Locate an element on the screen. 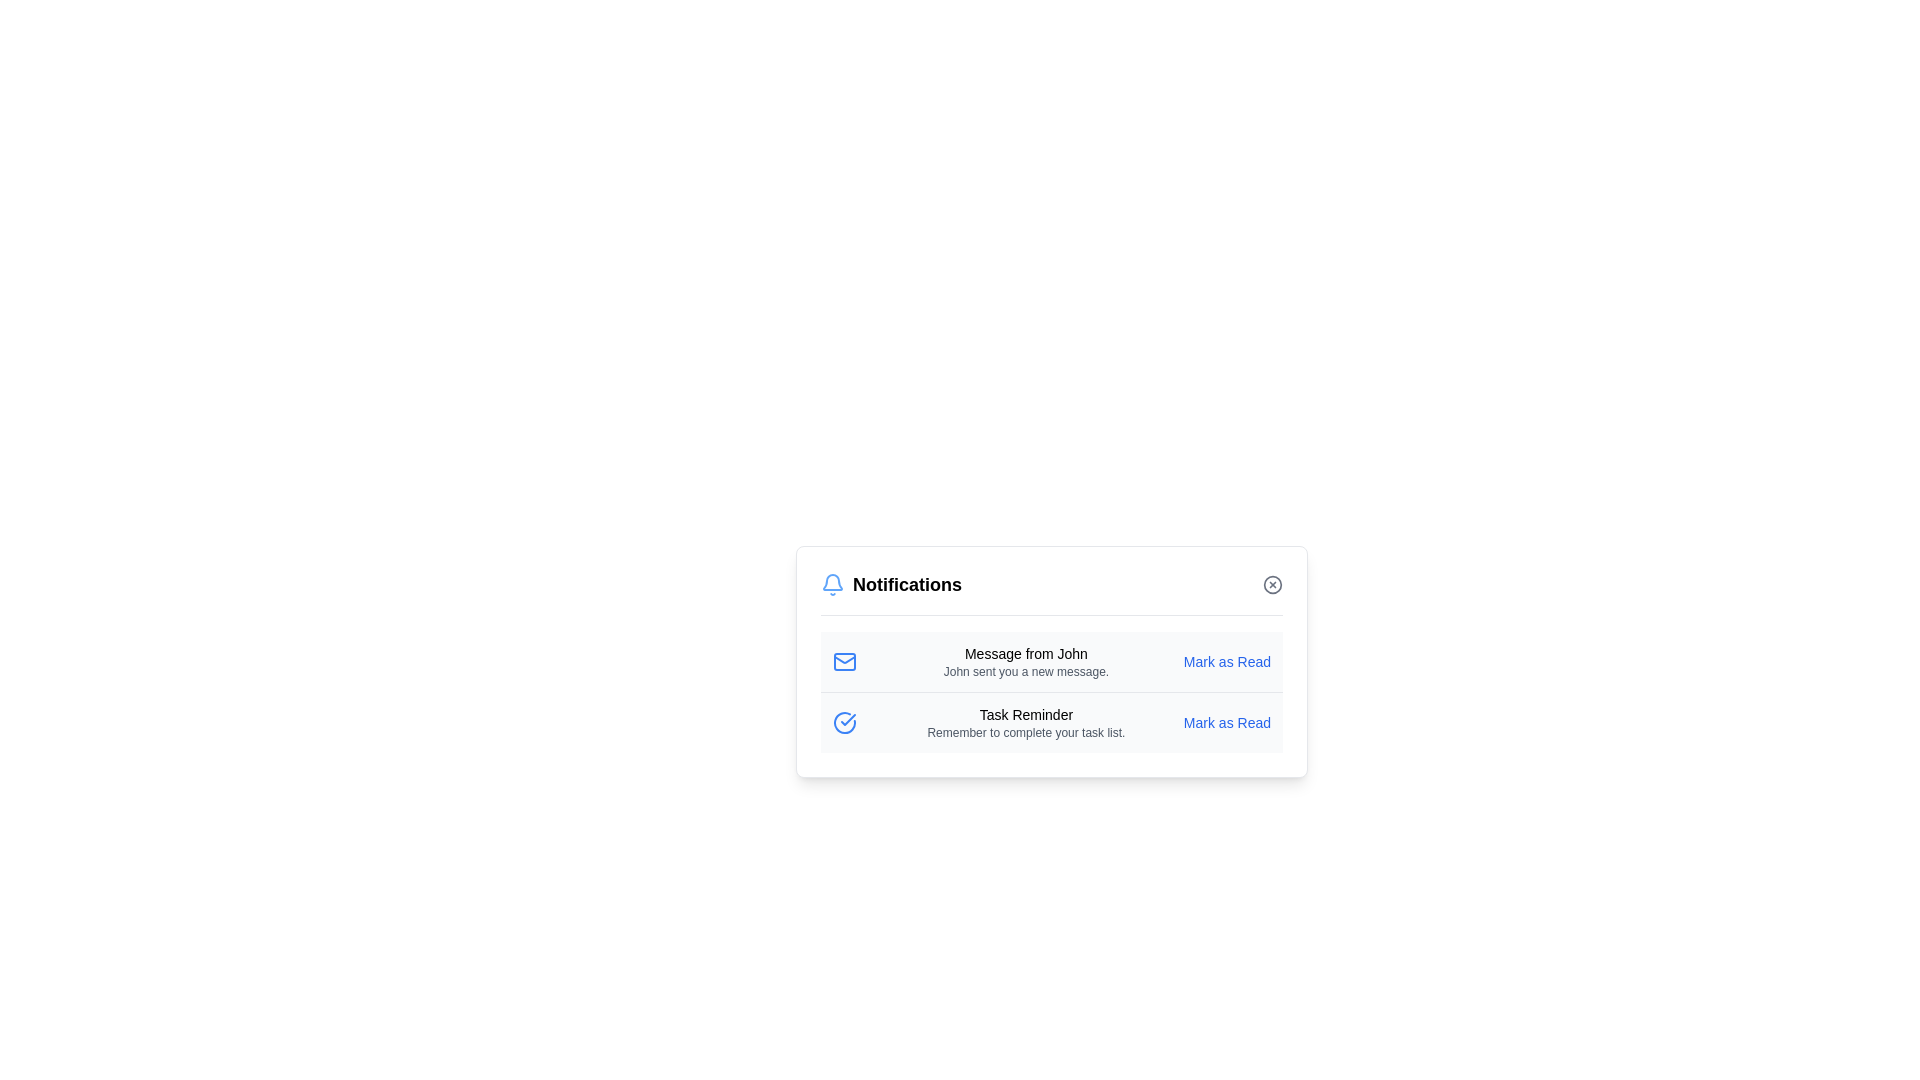 The width and height of the screenshot is (1920, 1080). the checkmark icon styled as part of the notification context in the 'Task Reminder' section, which is represented by a geometric check shape is located at coordinates (848, 720).